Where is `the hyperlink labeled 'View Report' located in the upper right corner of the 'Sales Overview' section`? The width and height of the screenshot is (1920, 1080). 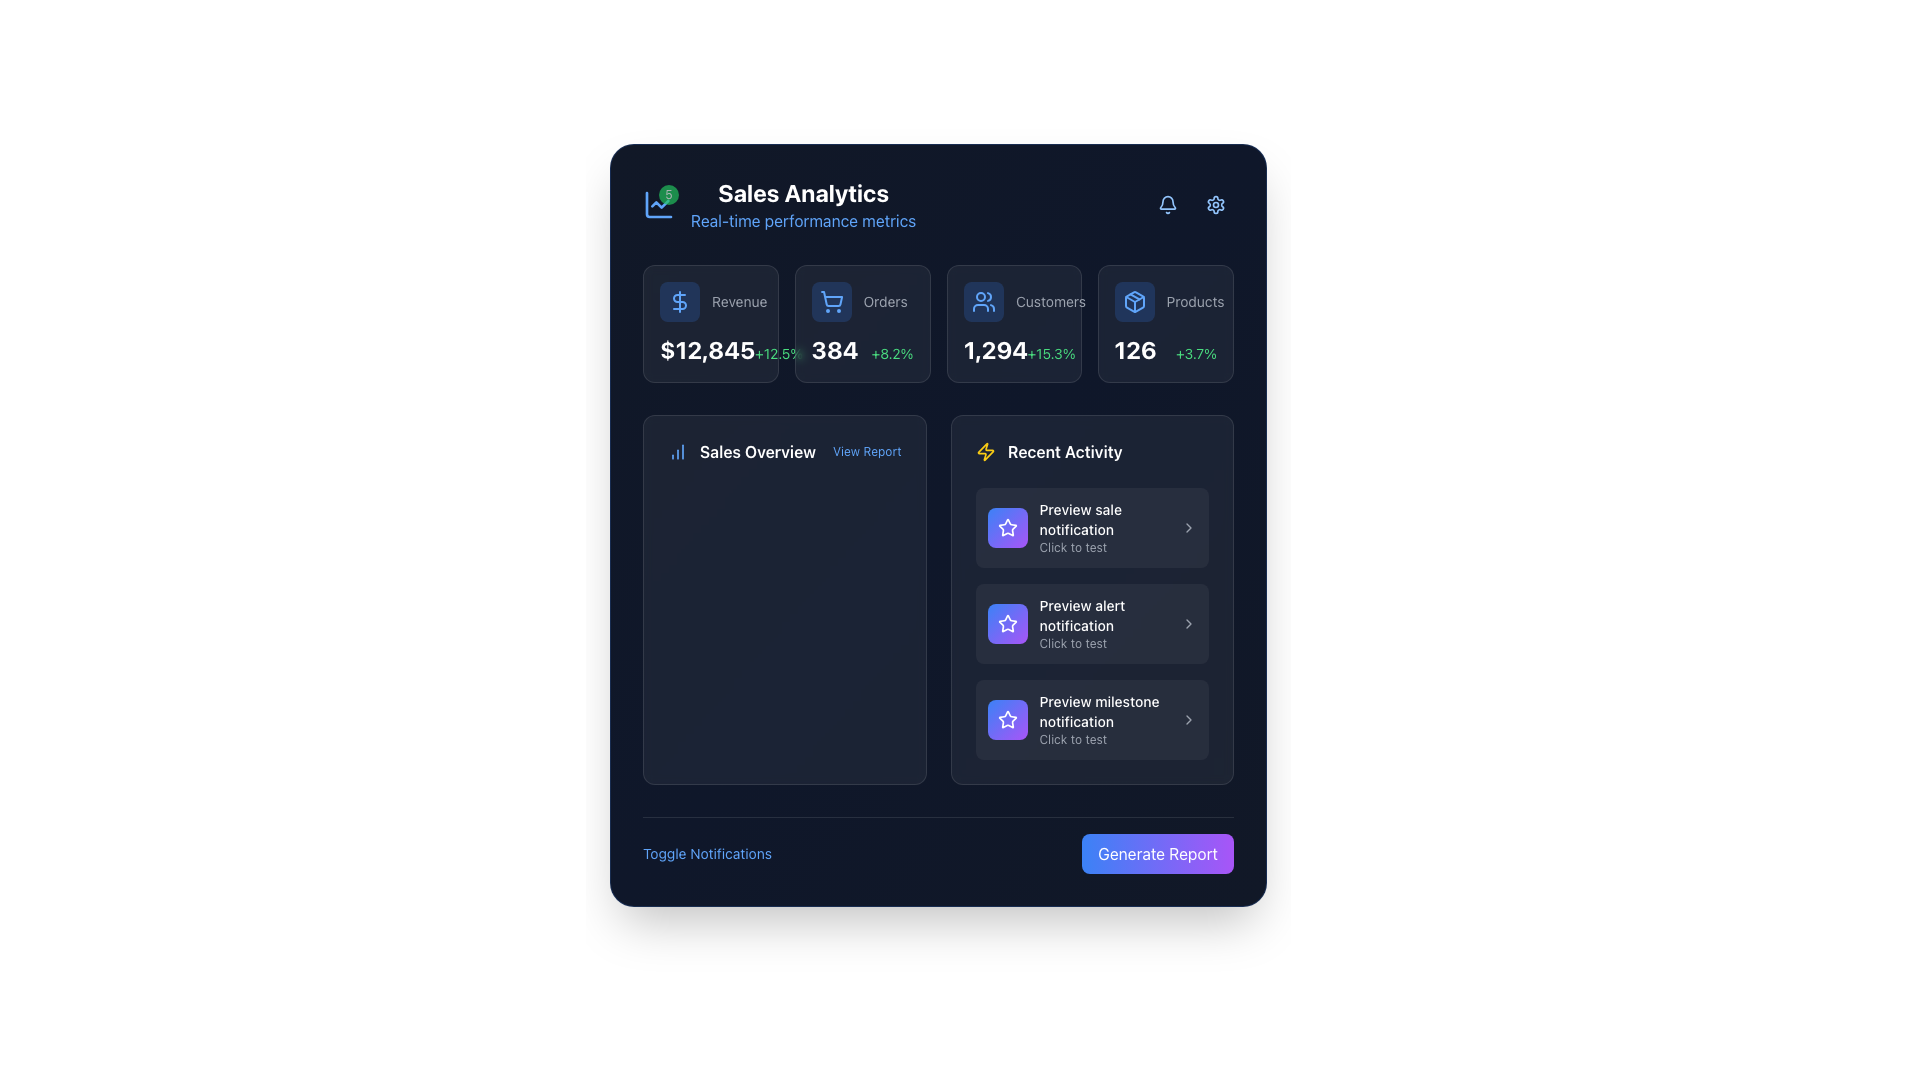
the hyperlink labeled 'View Report' located in the upper right corner of the 'Sales Overview' section is located at coordinates (867, 451).